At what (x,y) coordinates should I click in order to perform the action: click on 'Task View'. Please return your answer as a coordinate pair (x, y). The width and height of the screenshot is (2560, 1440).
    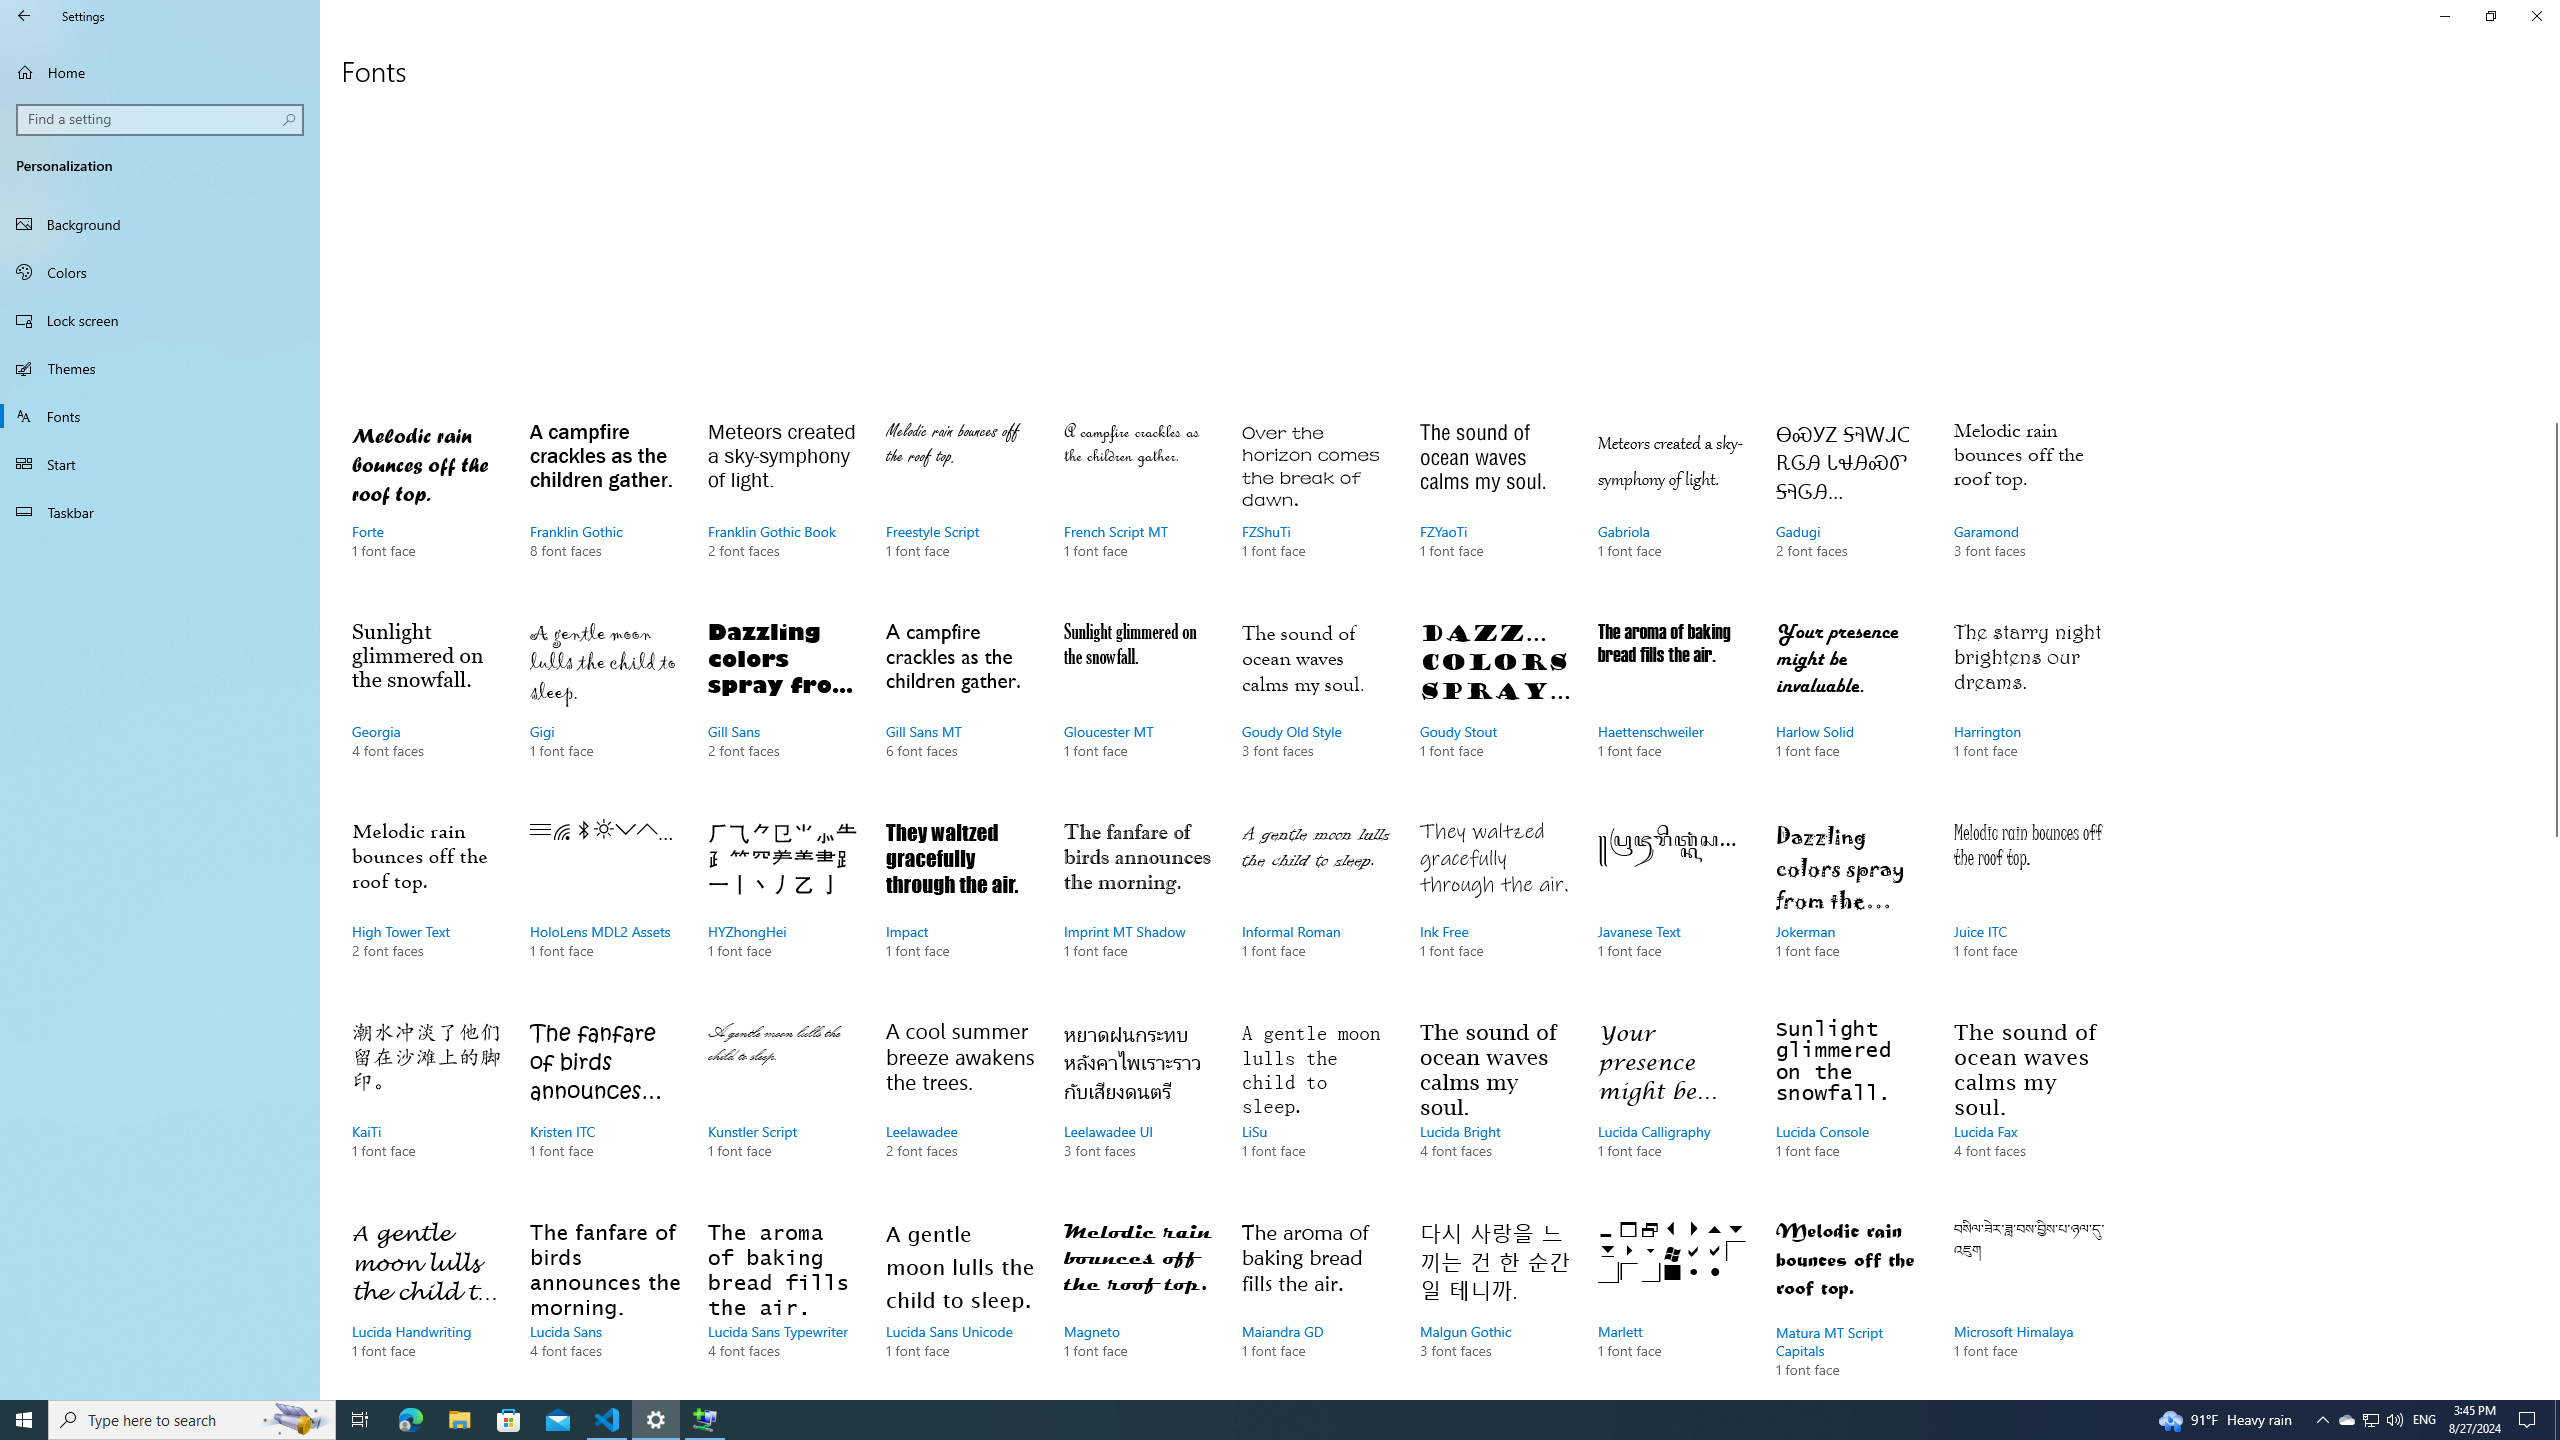
    Looking at the image, I should click on (358, 1418).